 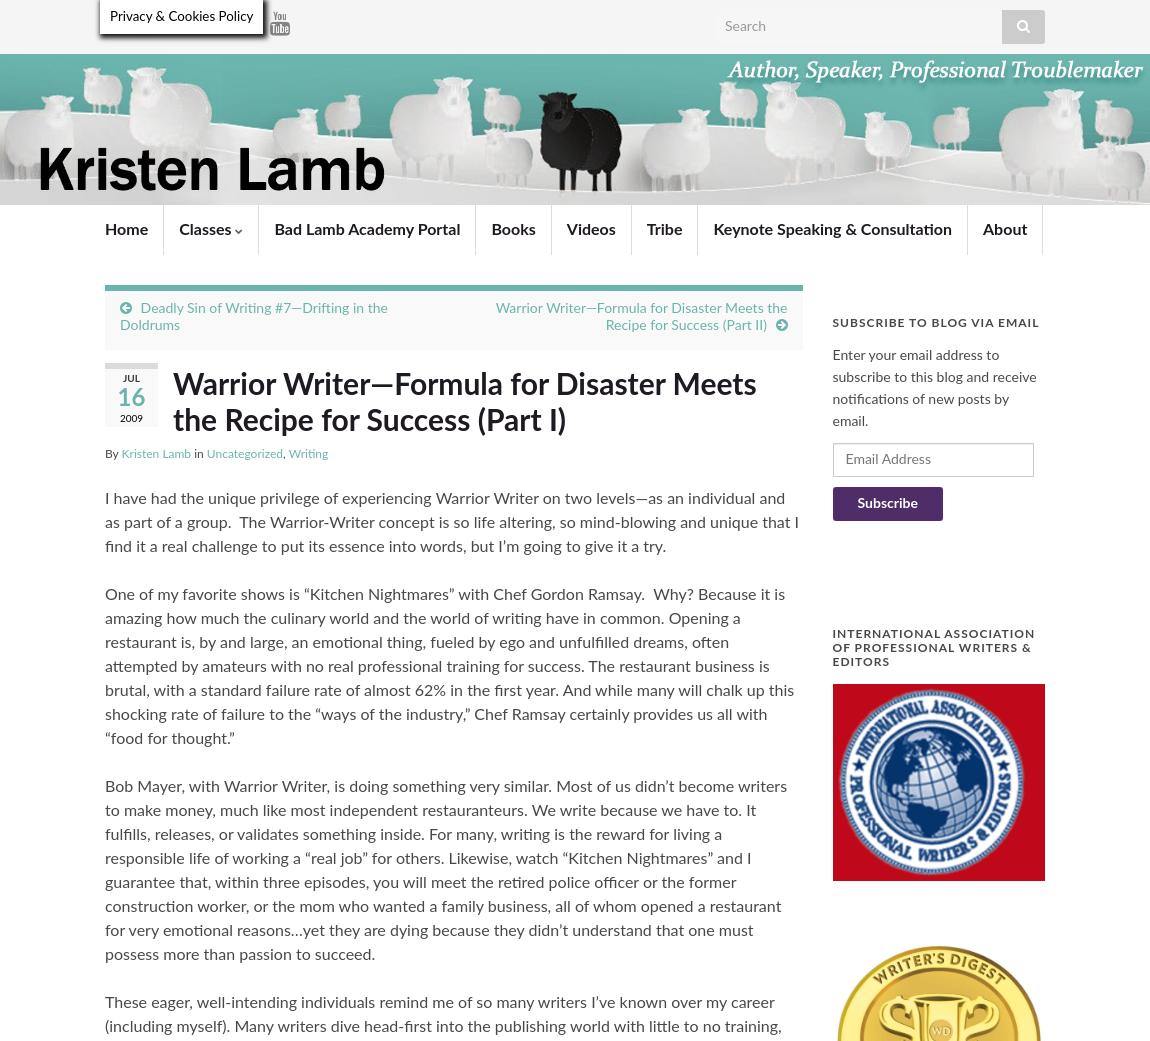 I want to click on 'International Association of Professional Writers & Editors', so click(x=933, y=647).